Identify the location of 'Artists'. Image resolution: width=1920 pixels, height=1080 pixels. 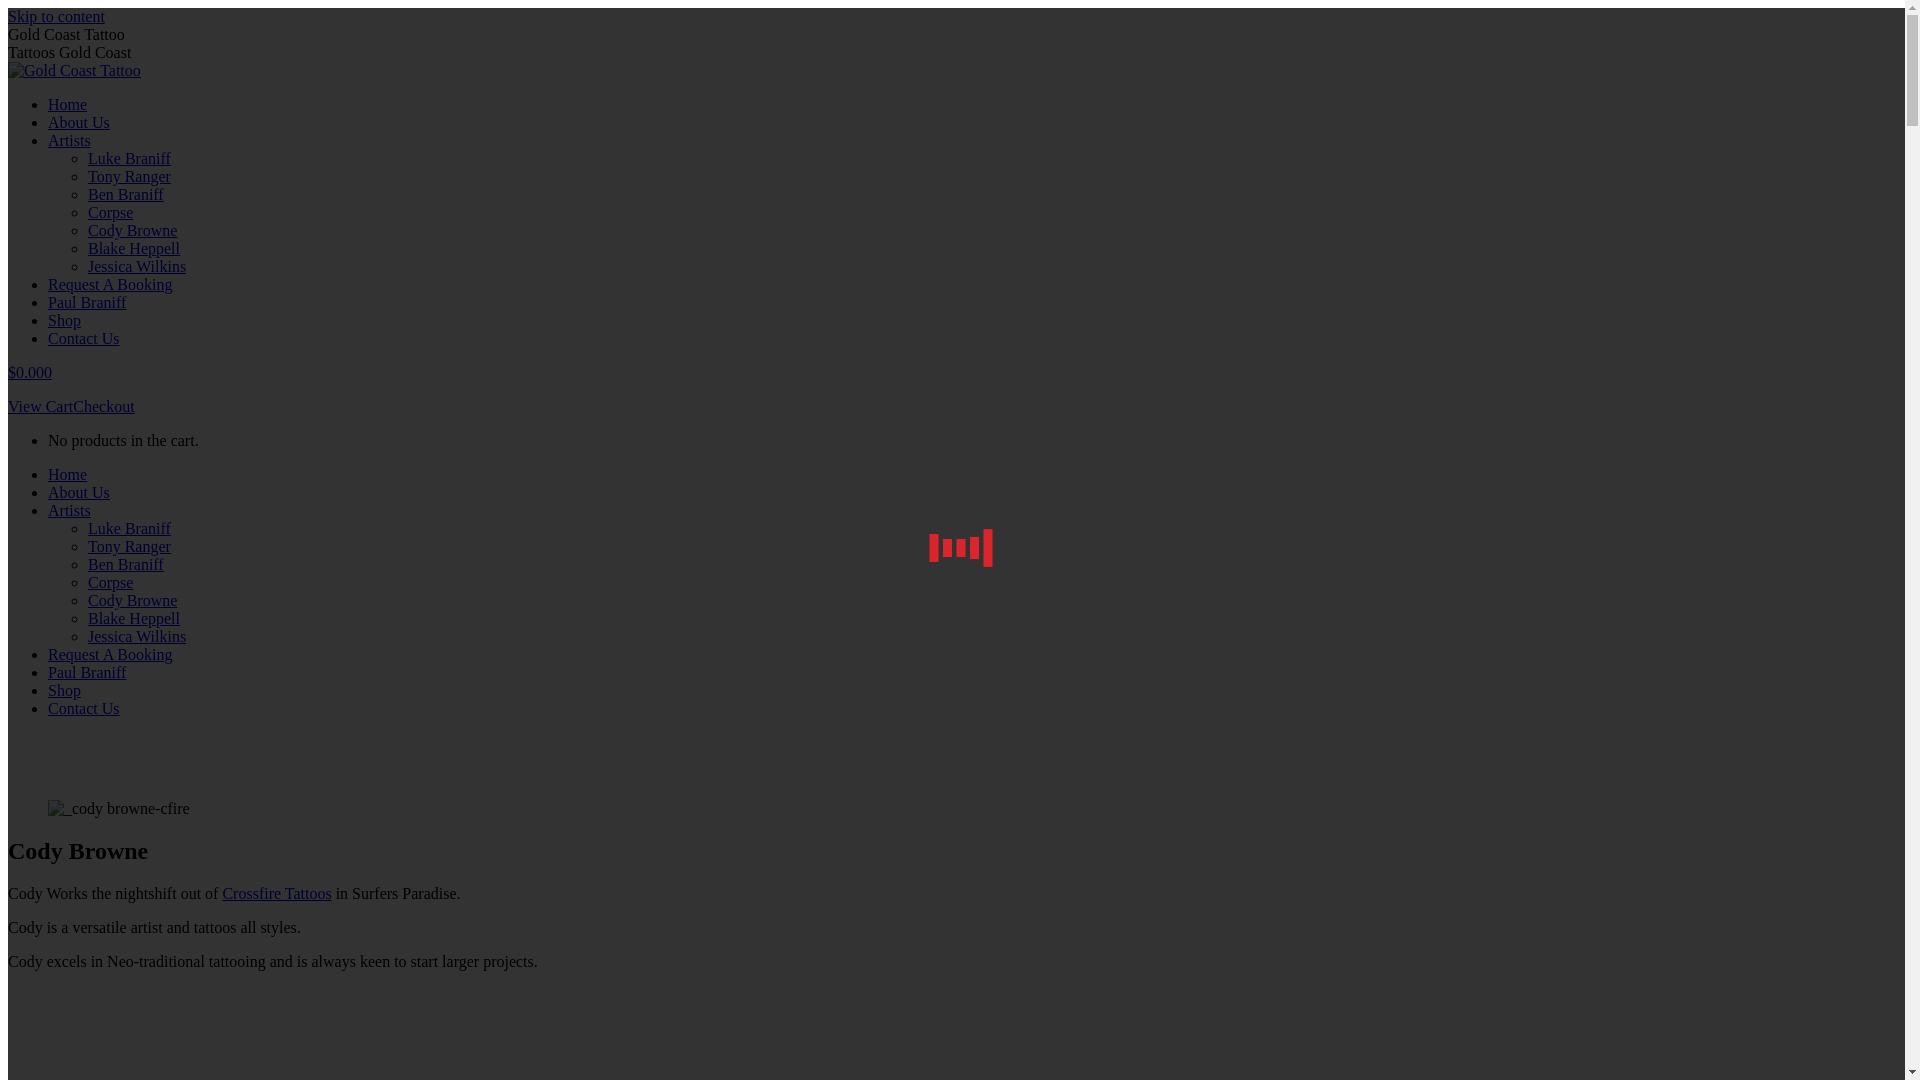
(69, 509).